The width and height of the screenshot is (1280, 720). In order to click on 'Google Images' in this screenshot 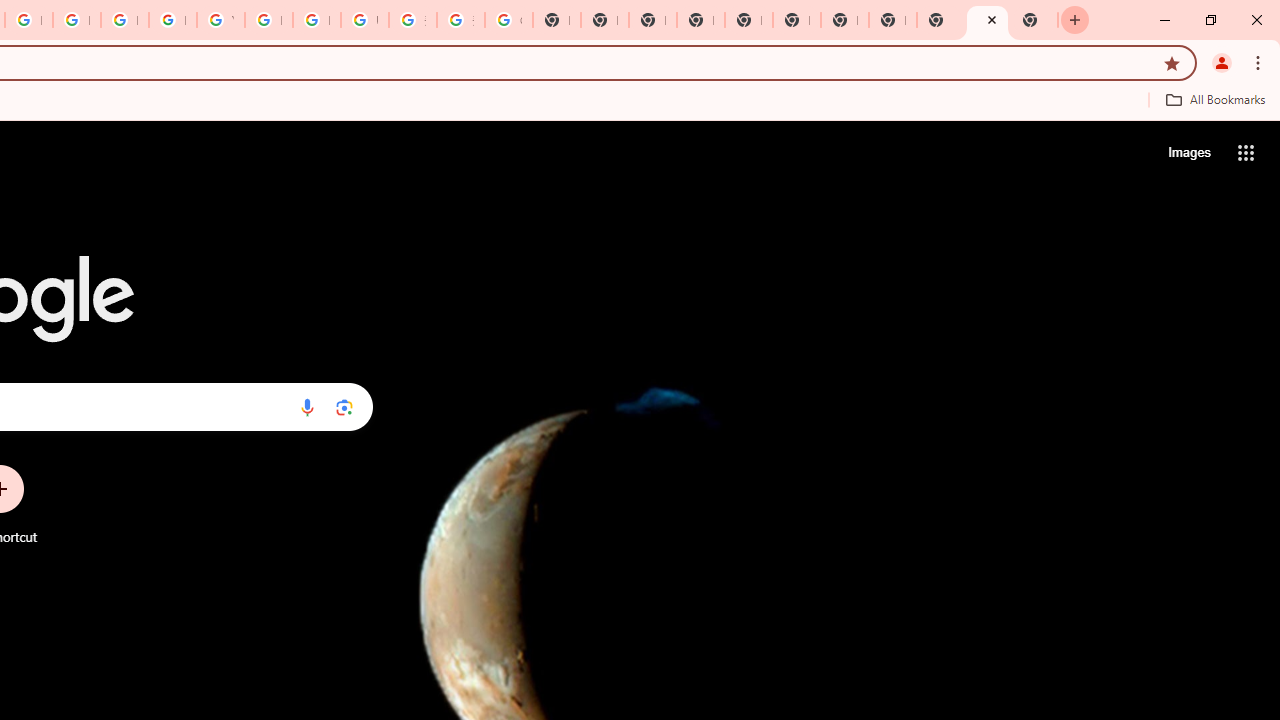, I will do `click(508, 20)`.